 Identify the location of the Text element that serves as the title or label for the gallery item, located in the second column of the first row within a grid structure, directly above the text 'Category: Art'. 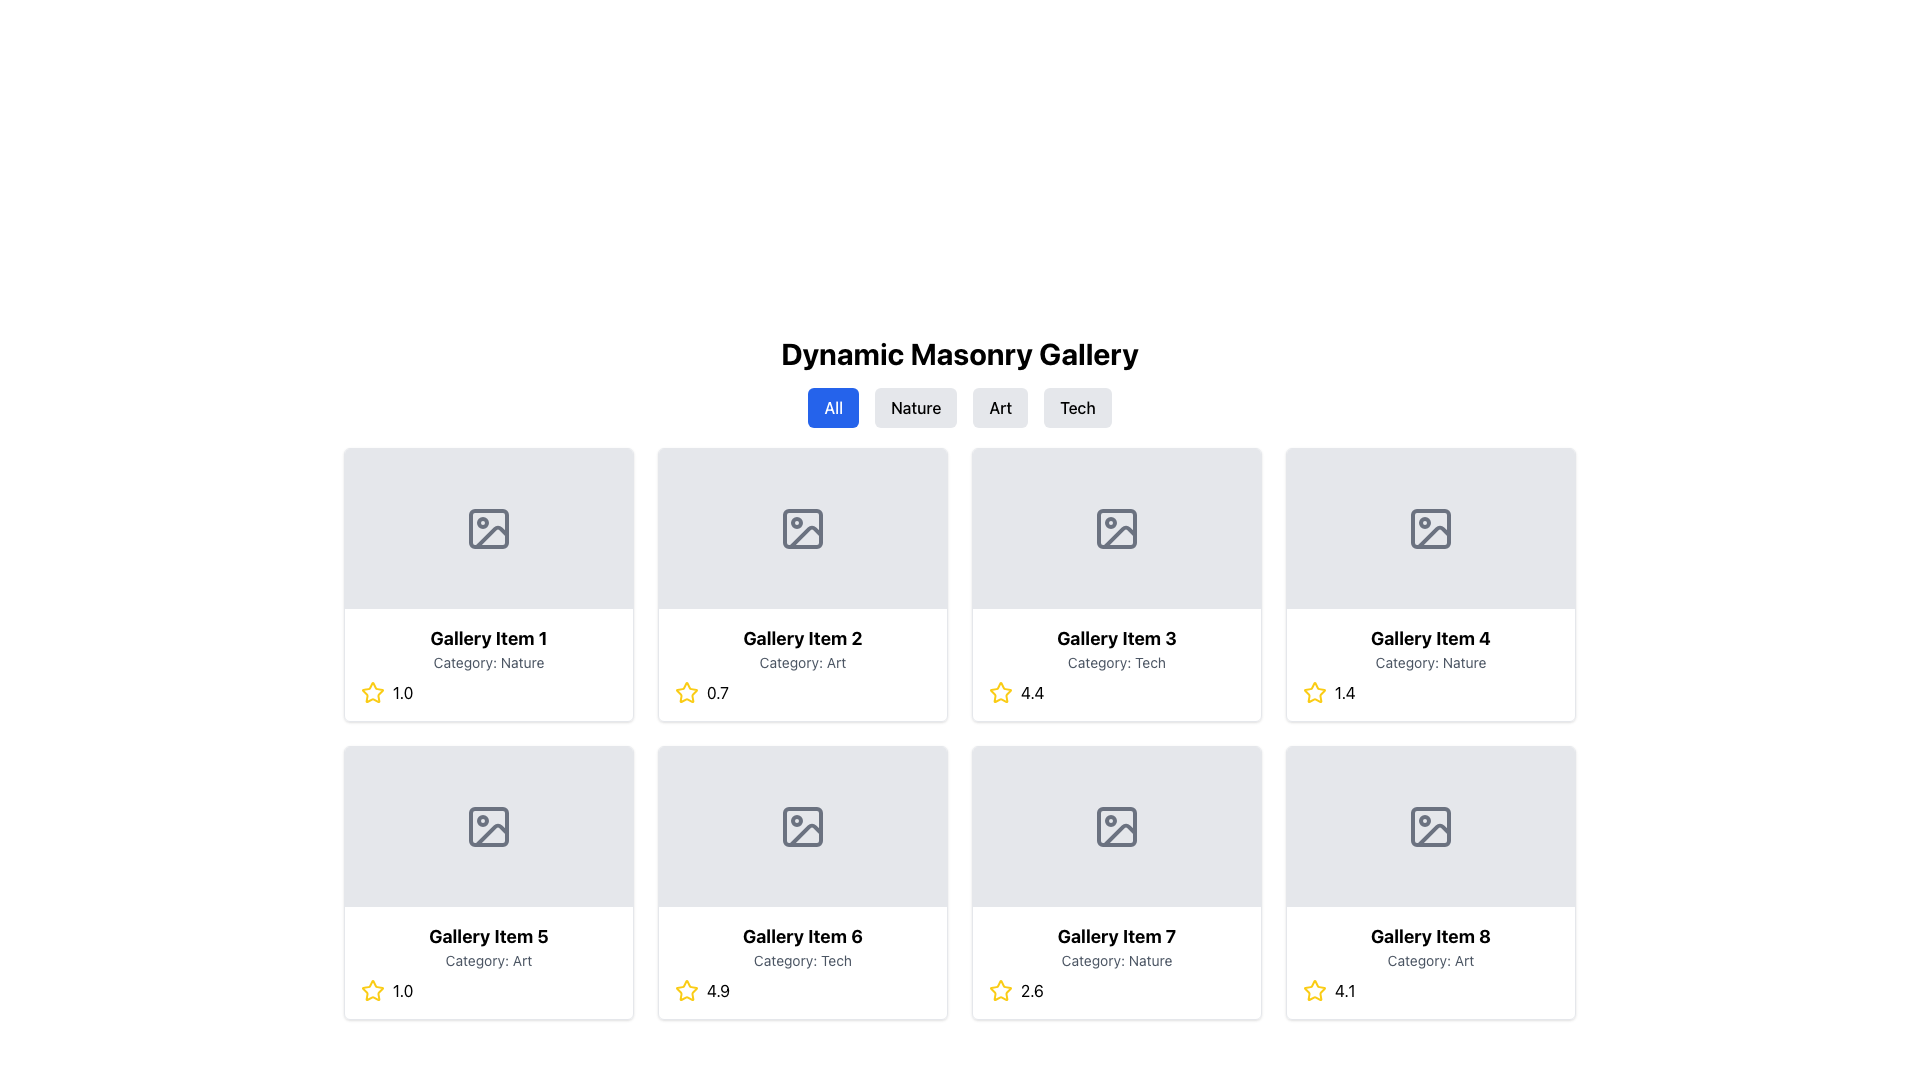
(802, 639).